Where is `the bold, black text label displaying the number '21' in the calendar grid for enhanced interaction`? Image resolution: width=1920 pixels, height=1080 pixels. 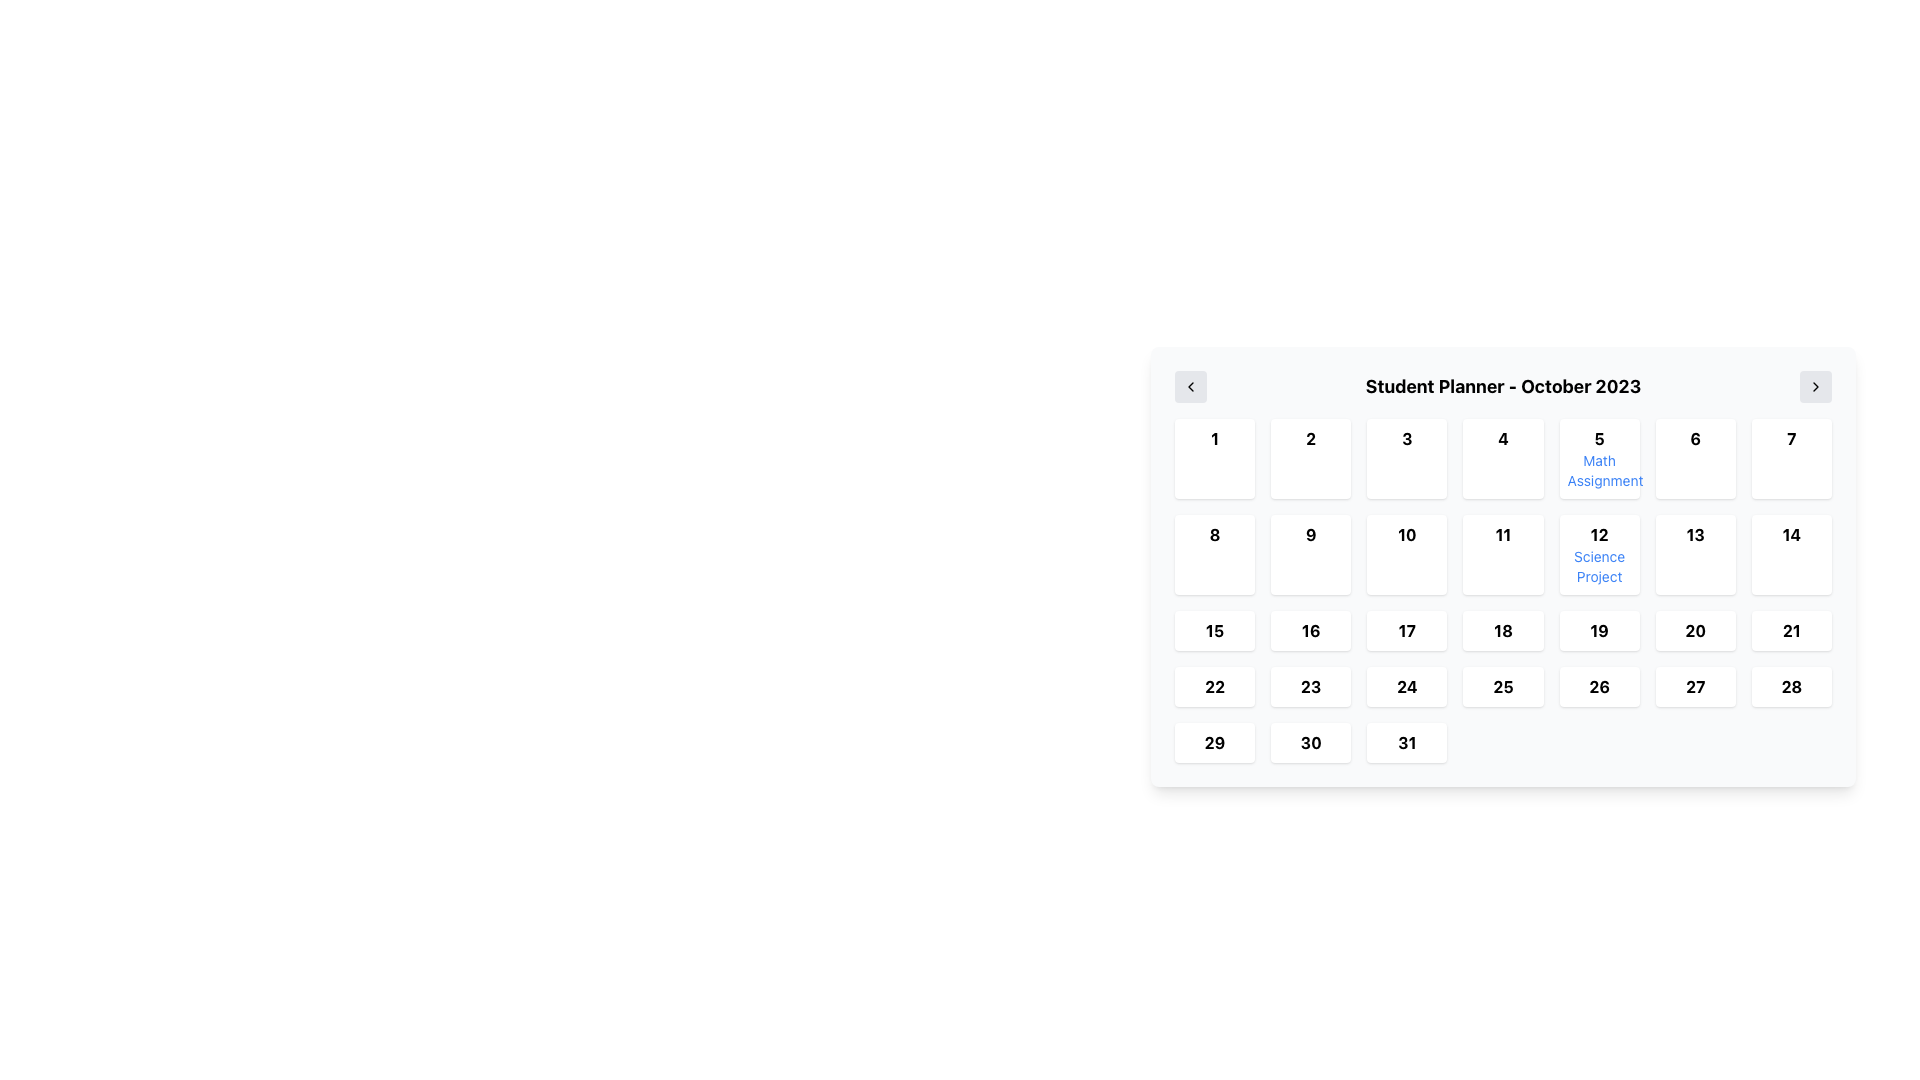 the bold, black text label displaying the number '21' in the calendar grid for enhanced interaction is located at coordinates (1791, 631).